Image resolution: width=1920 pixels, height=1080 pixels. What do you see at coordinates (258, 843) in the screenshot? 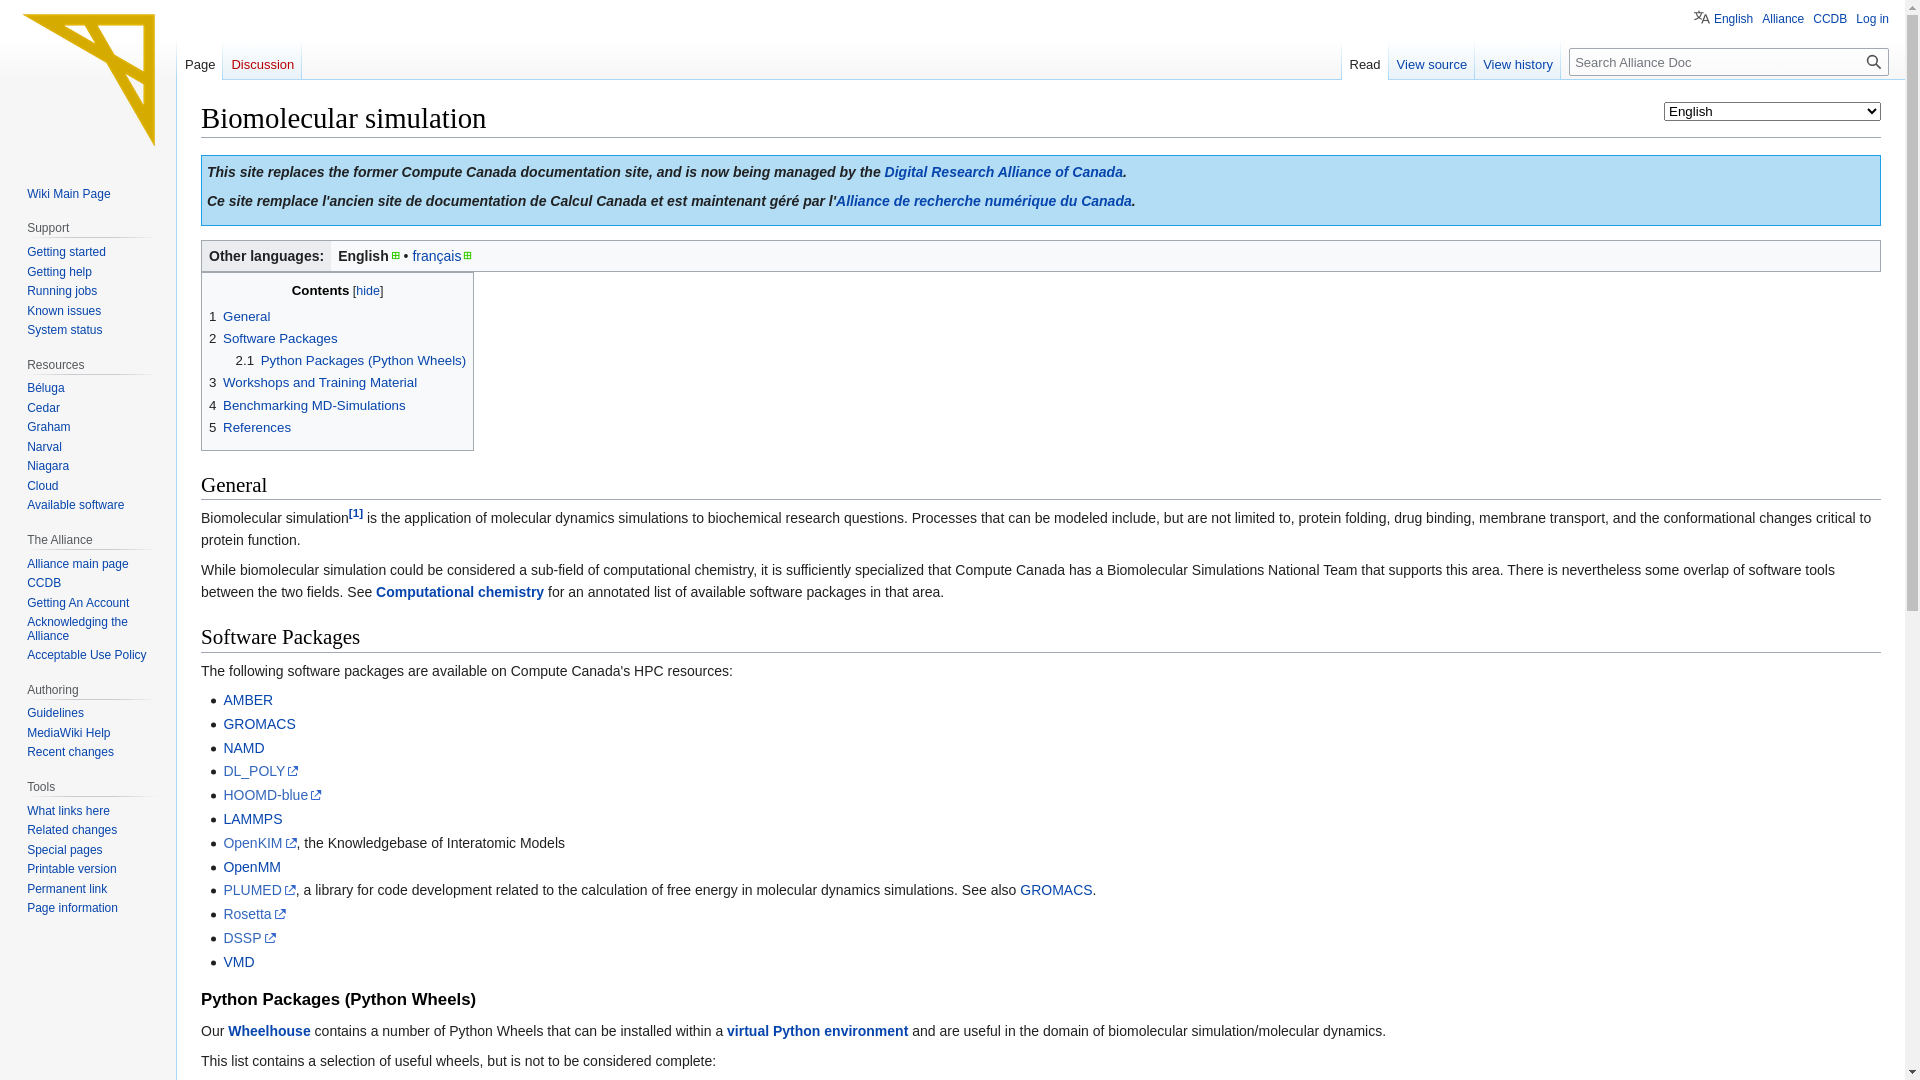
I see `'OpenKIM'` at bounding box center [258, 843].